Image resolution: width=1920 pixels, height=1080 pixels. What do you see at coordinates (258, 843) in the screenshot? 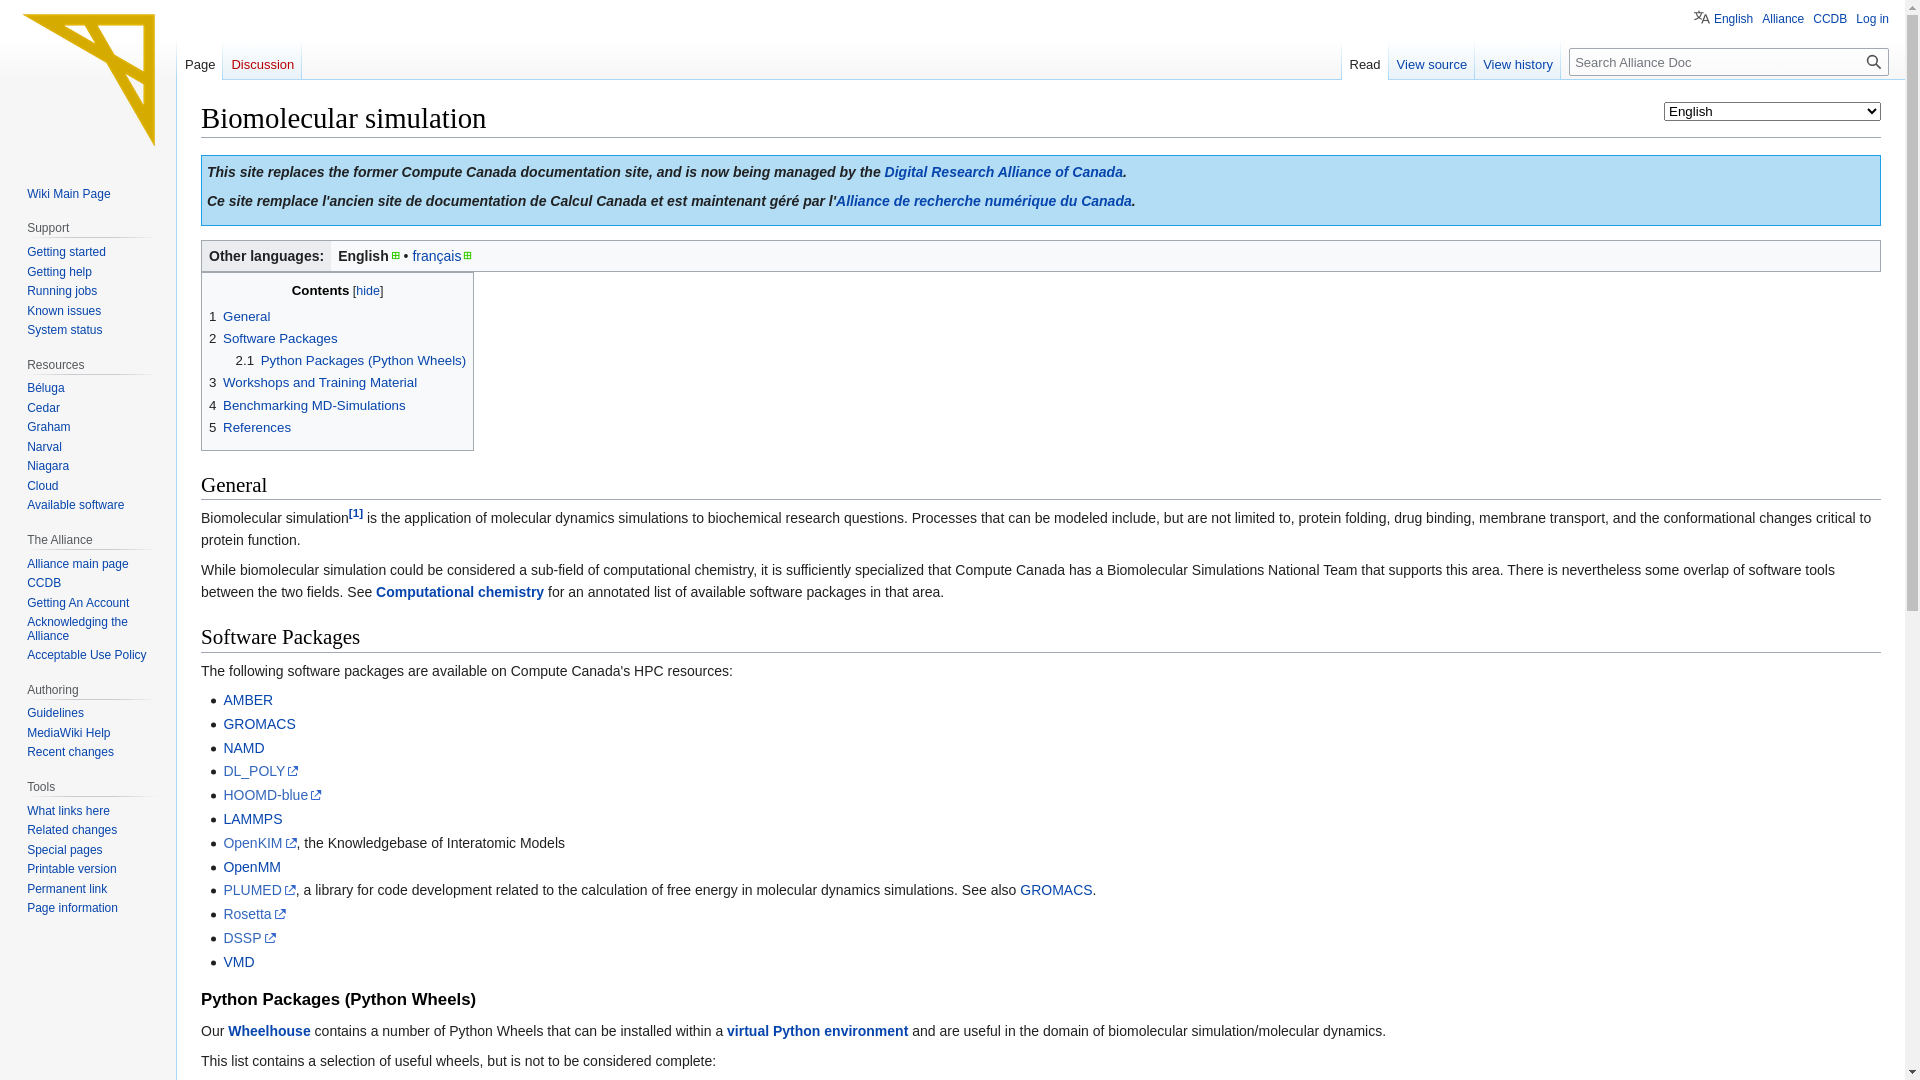
I see `'OpenKIM'` at bounding box center [258, 843].